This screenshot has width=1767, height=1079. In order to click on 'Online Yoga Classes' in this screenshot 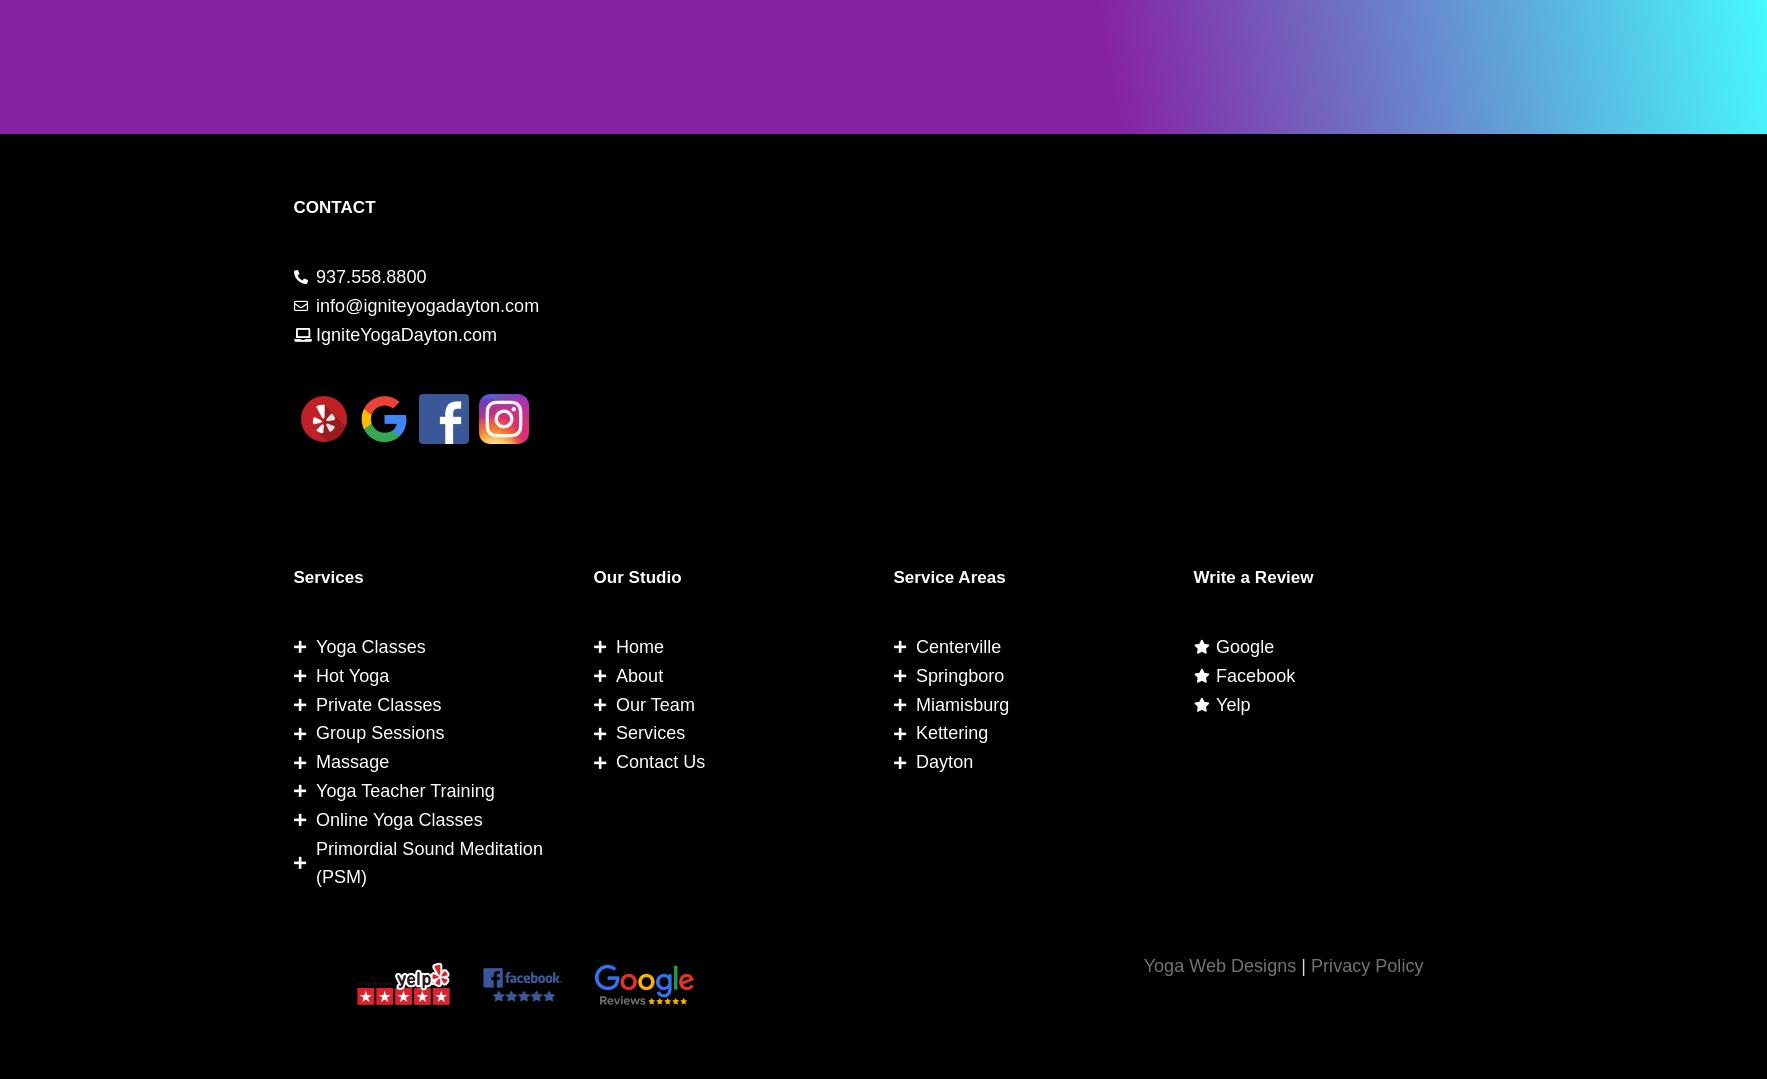, I will do `click(398, 817)`.